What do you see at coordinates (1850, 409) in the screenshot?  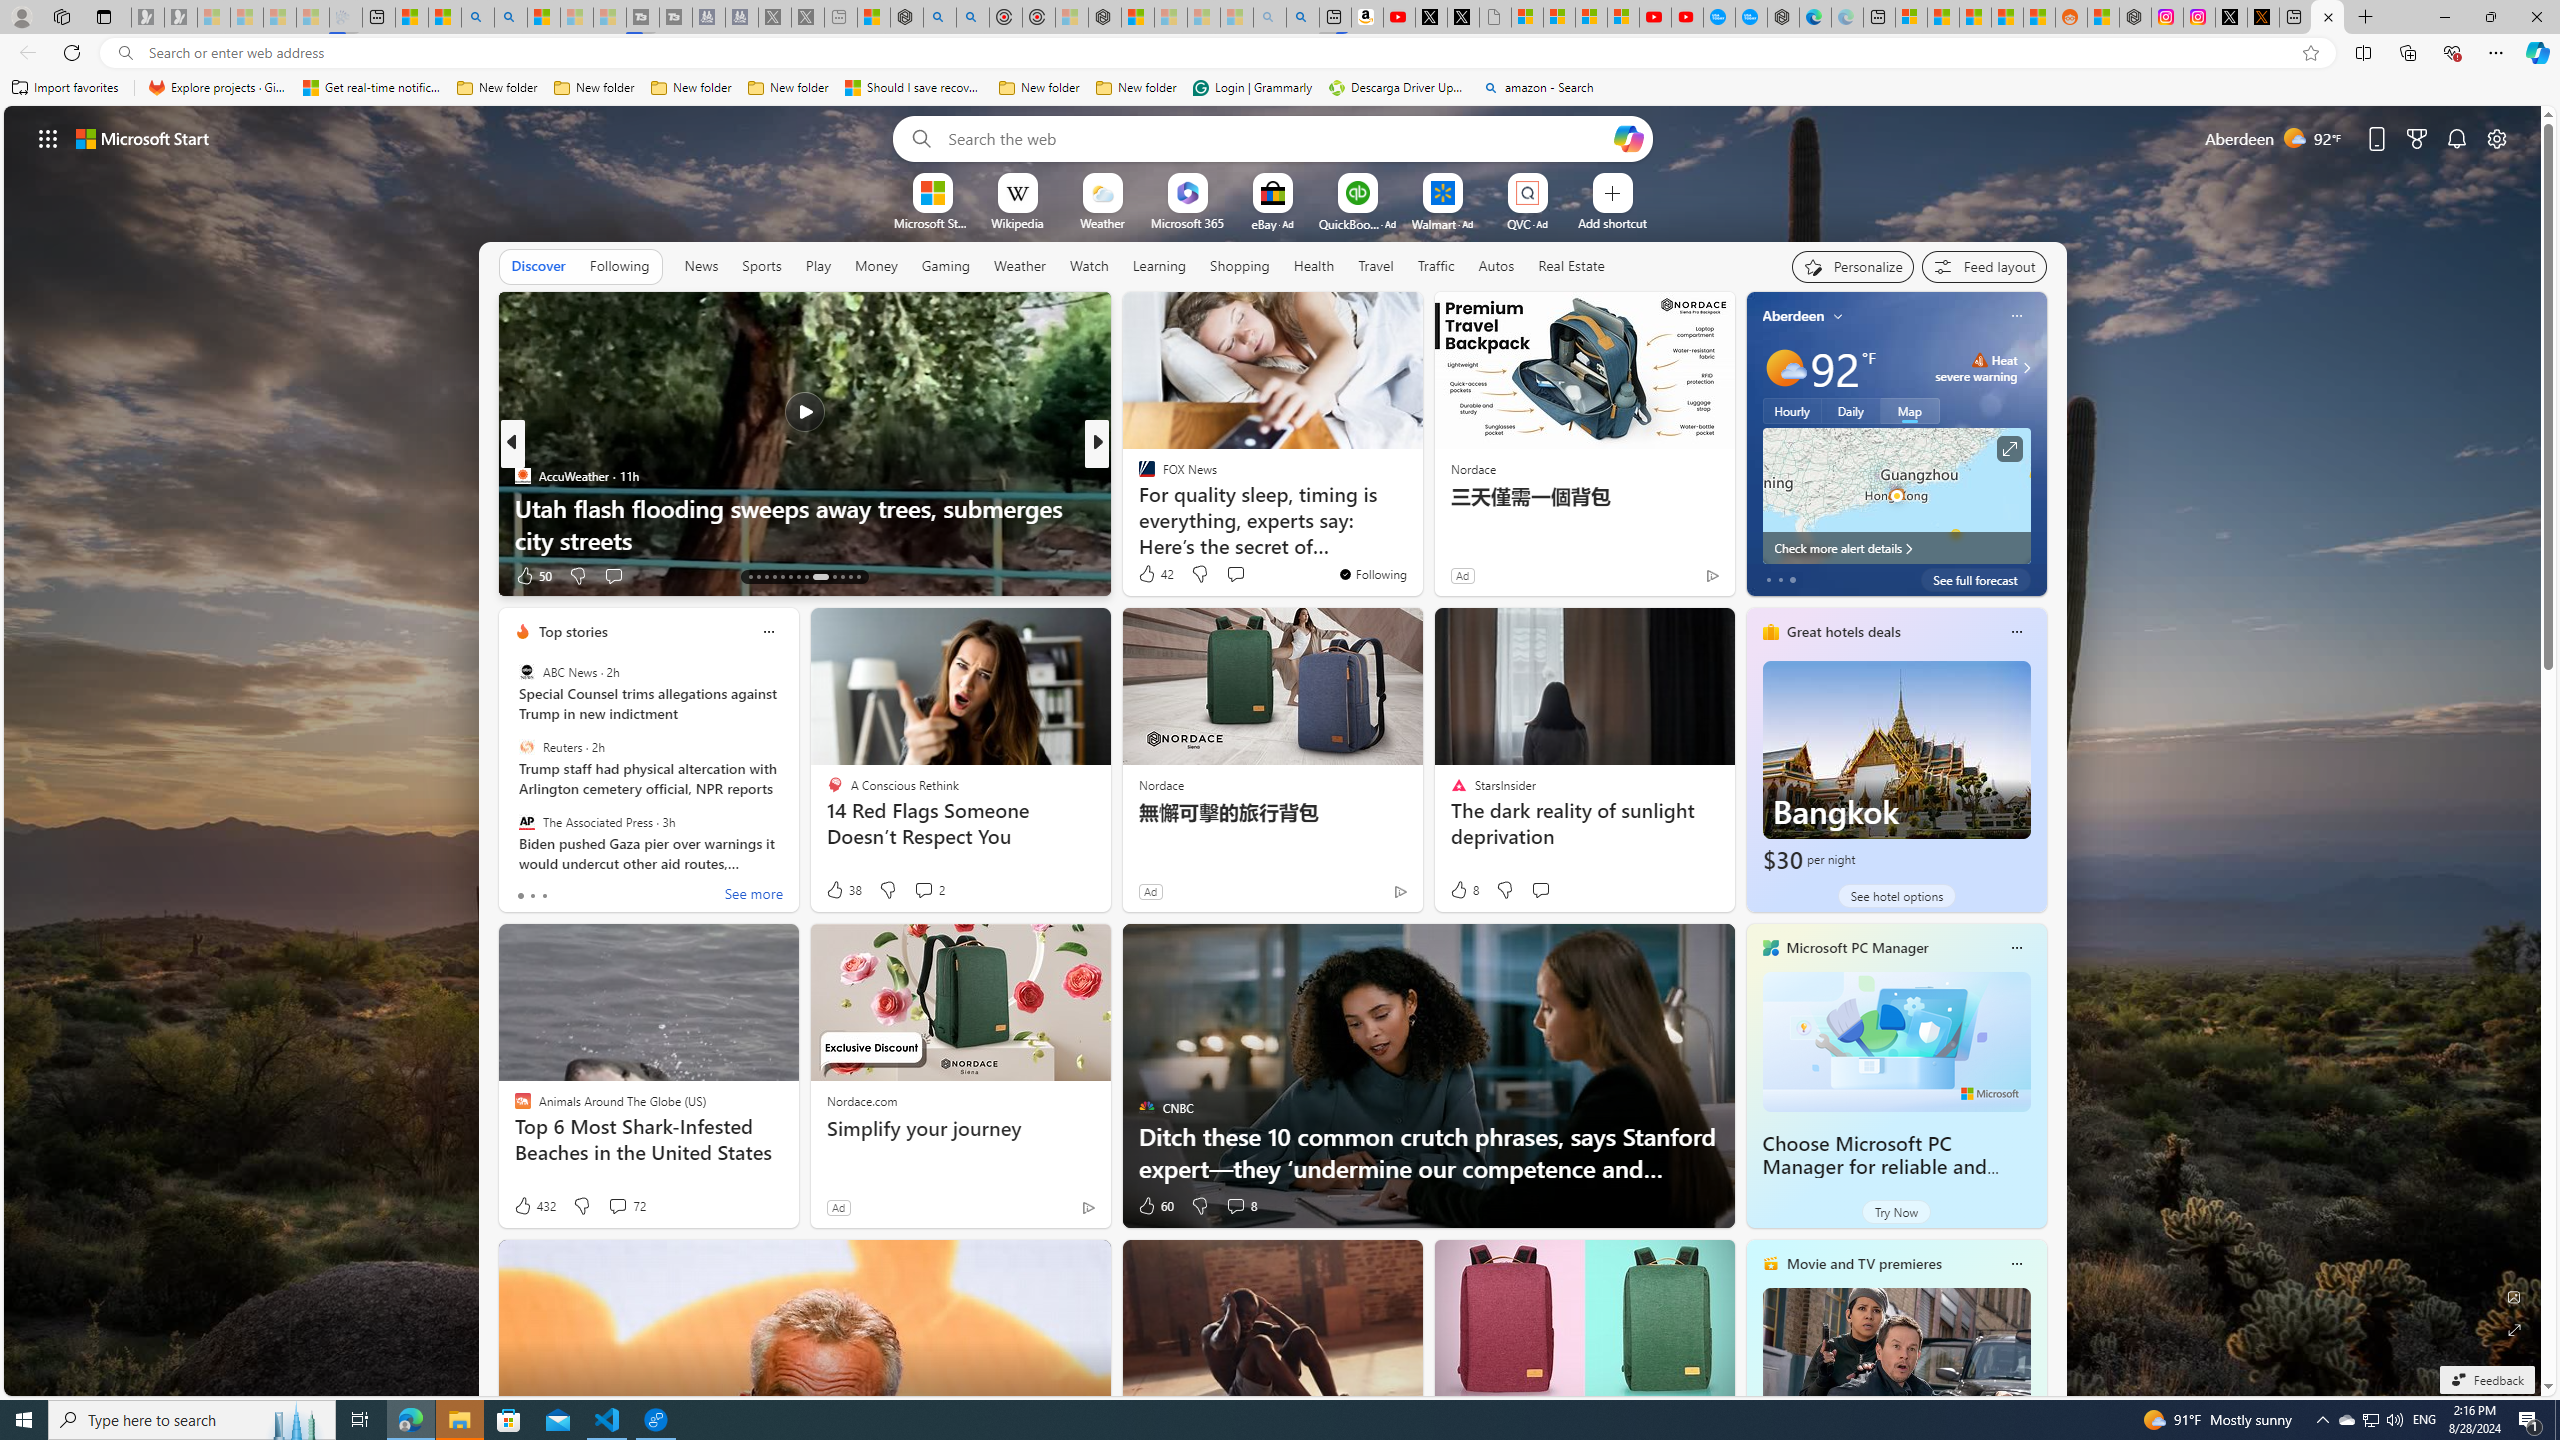 I see `'Daily'` at bounding box center [1850, 409].